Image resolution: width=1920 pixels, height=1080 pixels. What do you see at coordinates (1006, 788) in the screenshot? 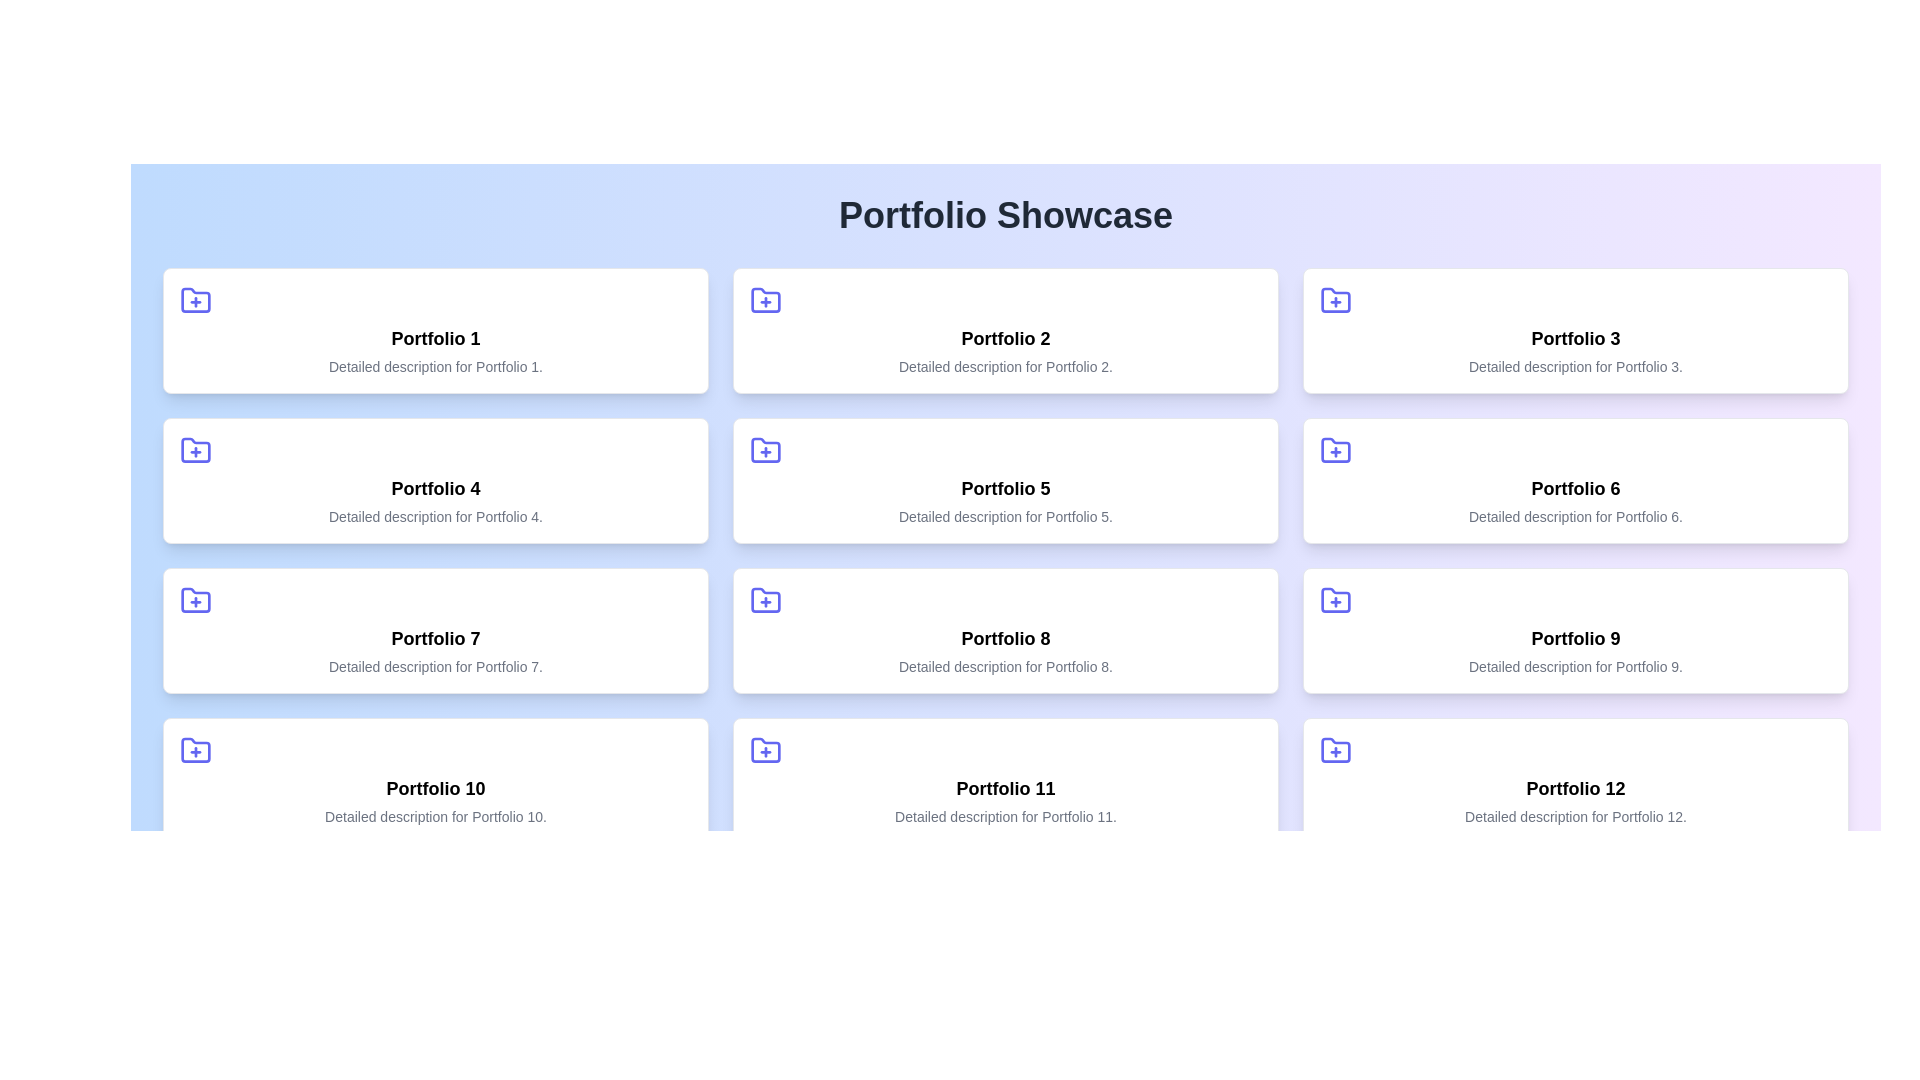
I see `the bold text label displaying 'Portfolio 11', located inside the eleventh portfolio card in the last row and third column of the grid` at bounding box center [1006, 788].